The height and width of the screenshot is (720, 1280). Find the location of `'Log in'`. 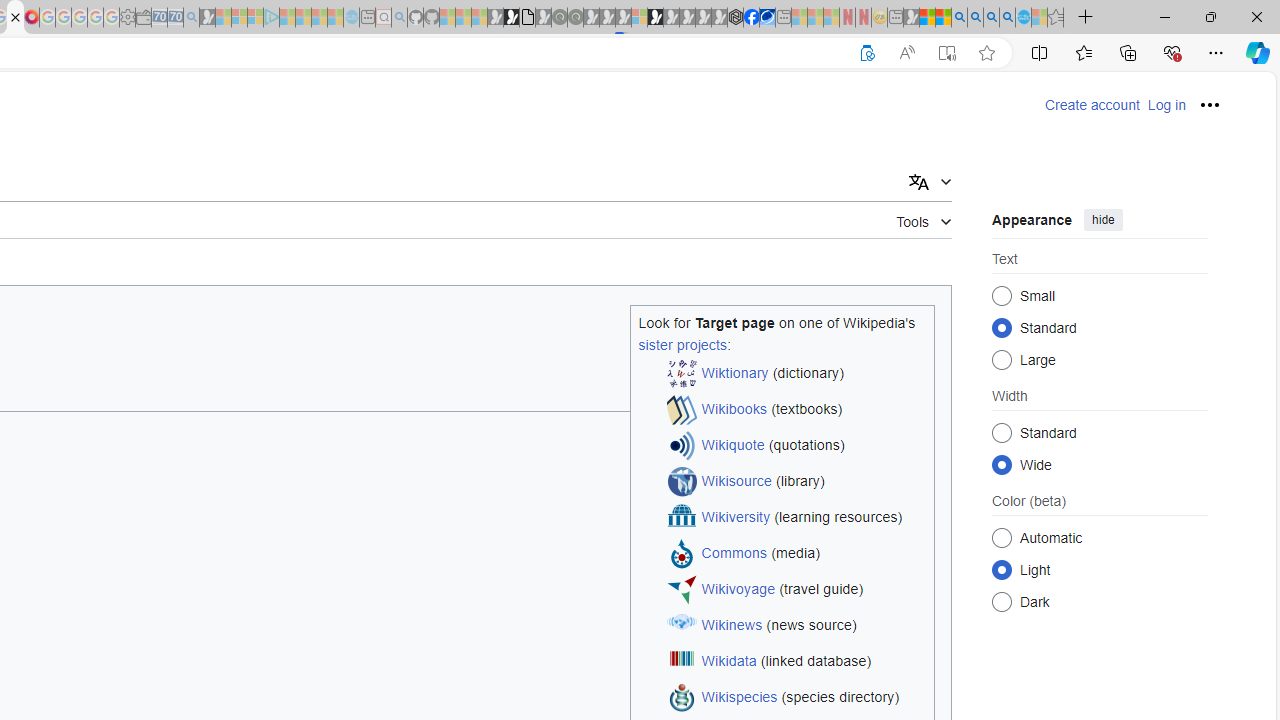

'Log in' is located at coordinates (1166, 105).